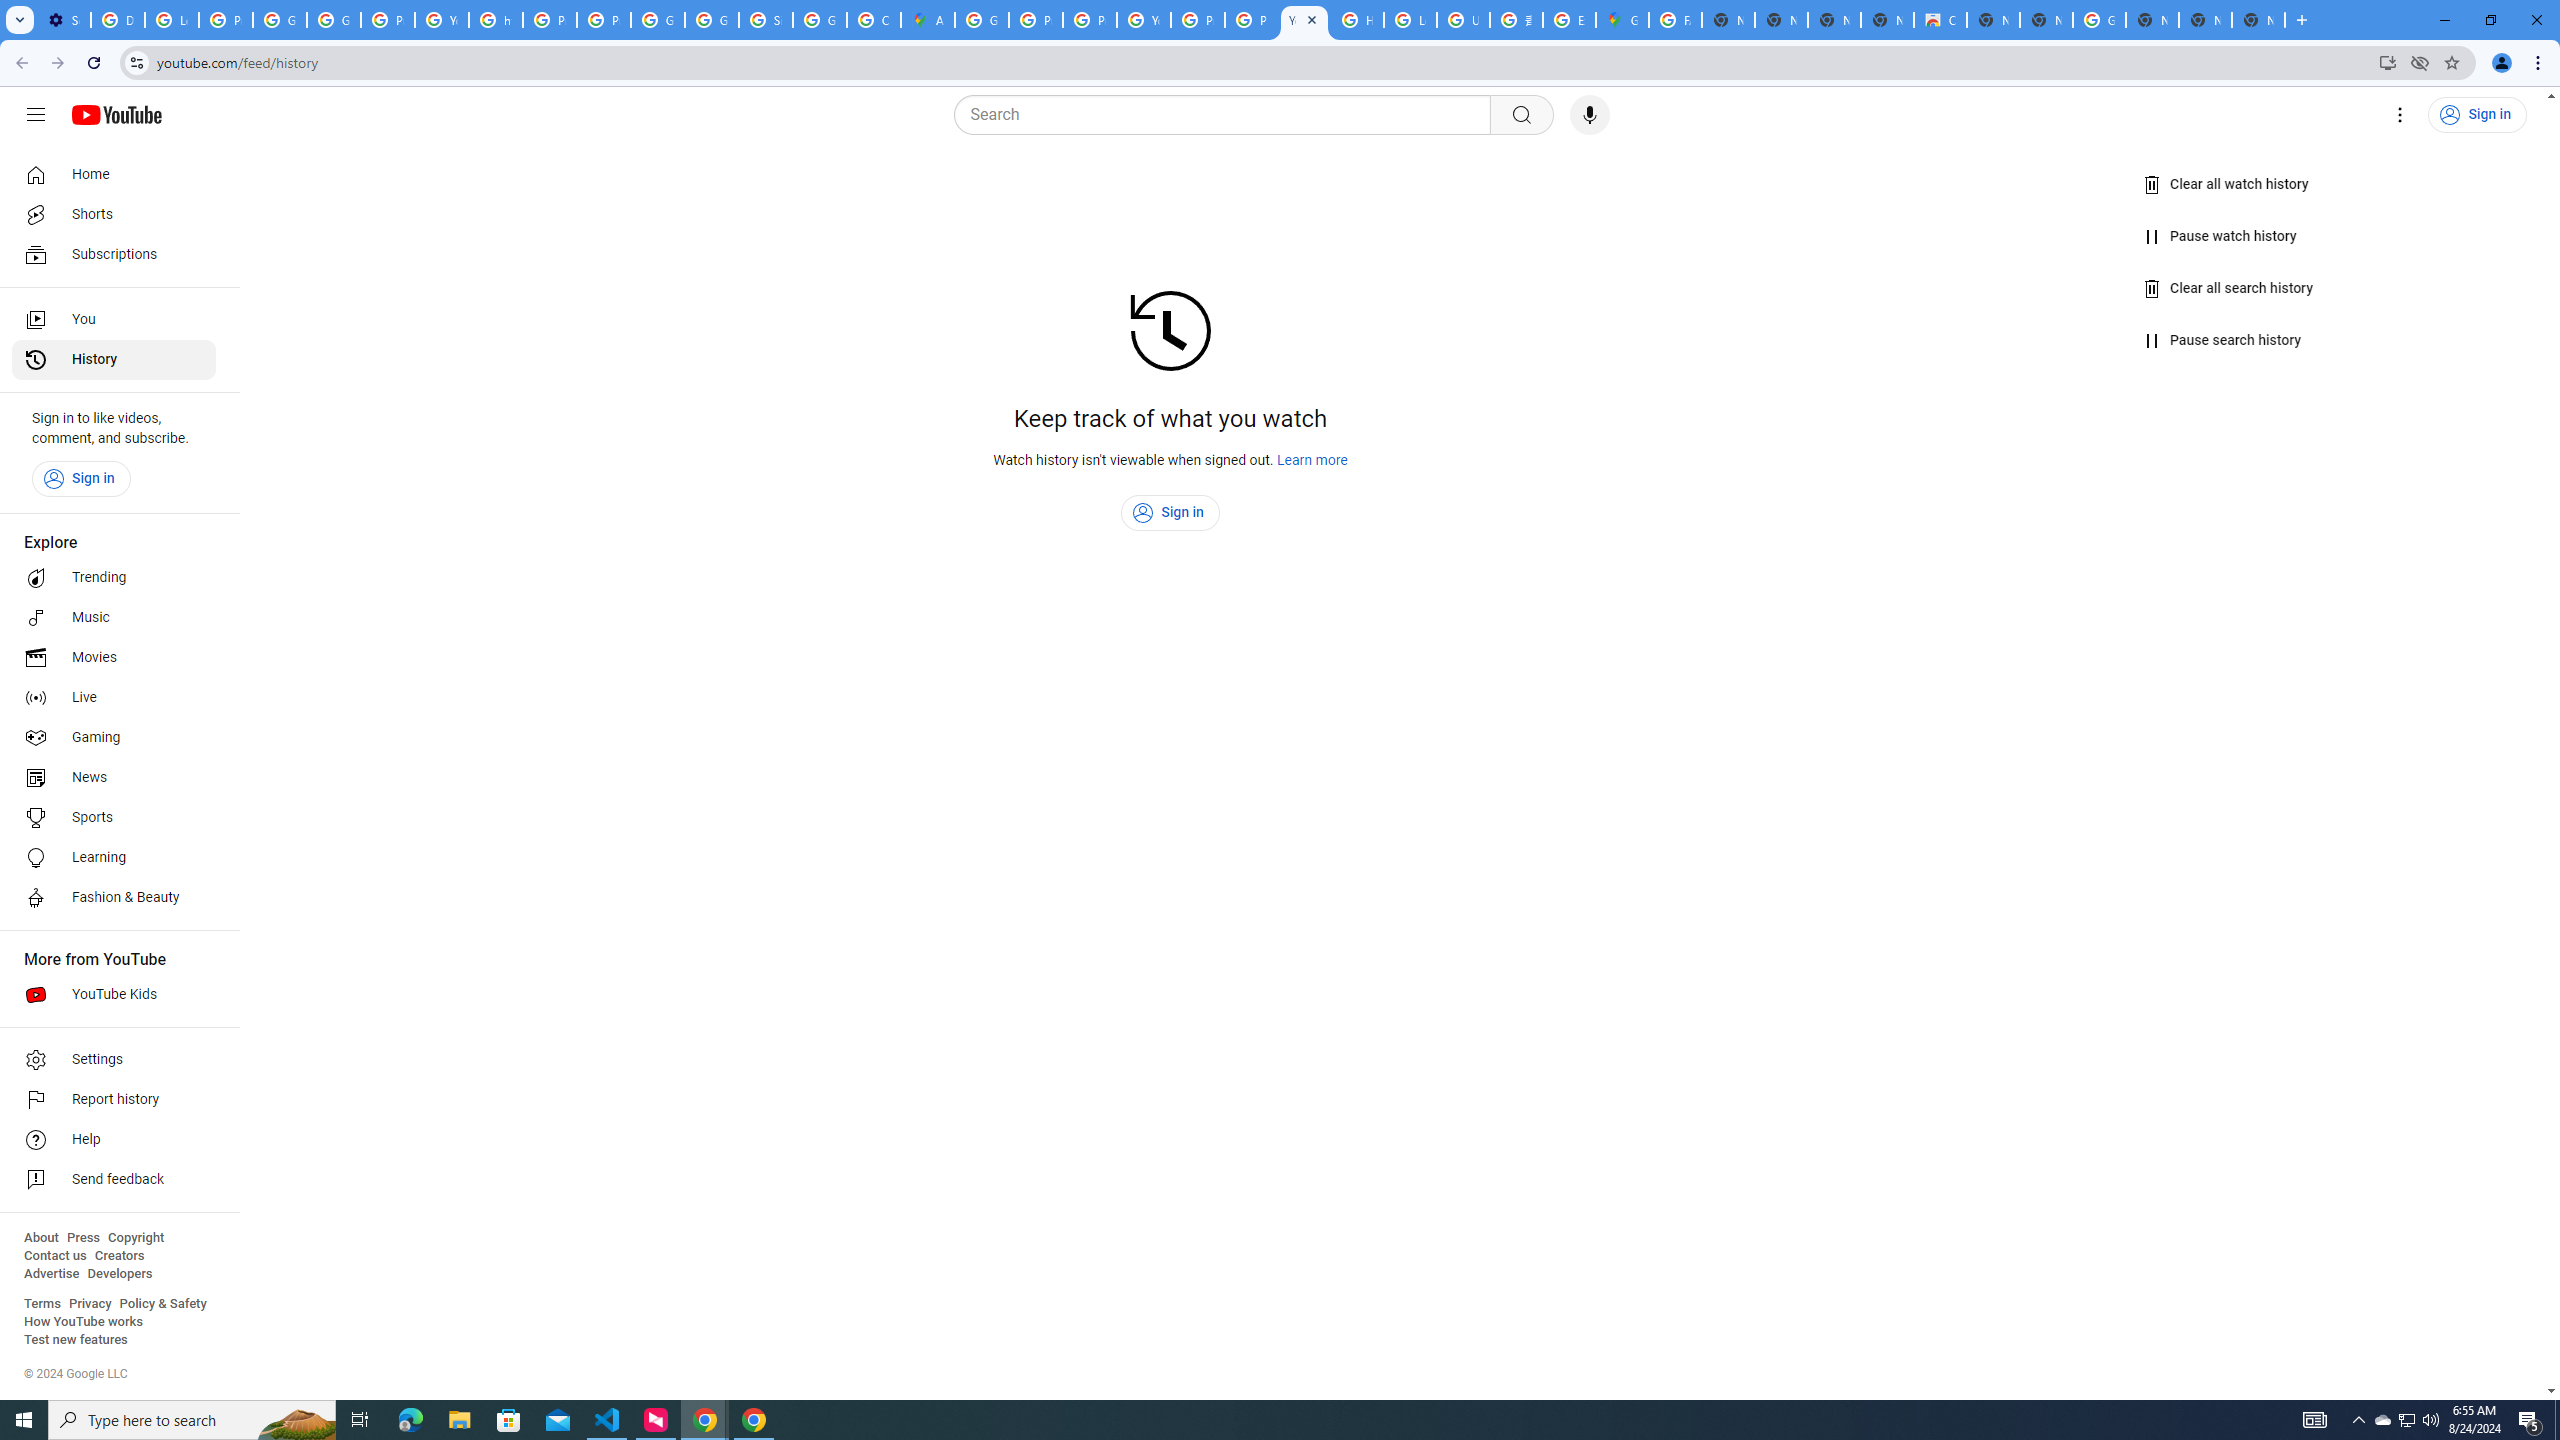  Describe the element at coordinates (119, 1255) in the screenshot. I see `'Creators'` at that location.